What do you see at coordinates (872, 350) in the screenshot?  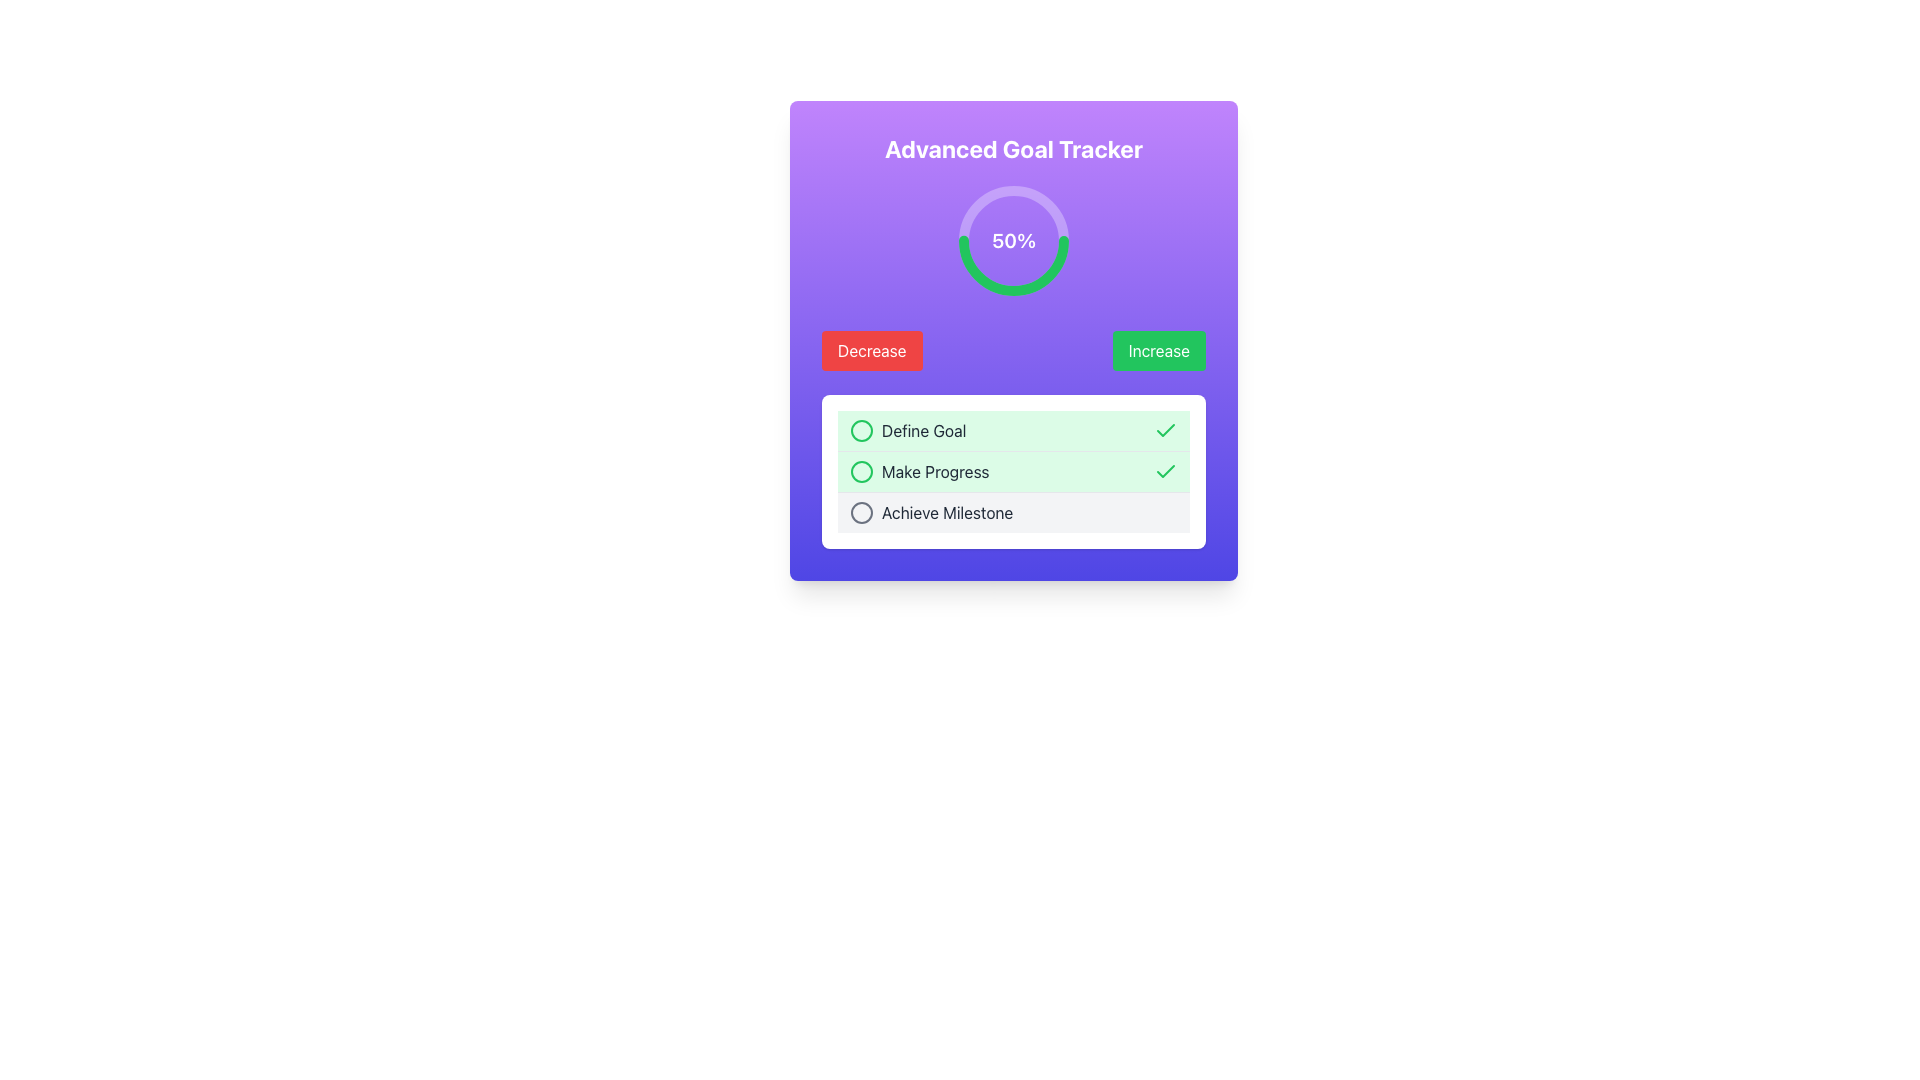 I see `the leftmost button in the horizontal flexbox that decreases the displayed value or percentage above it` at bounding box center [872, 350].